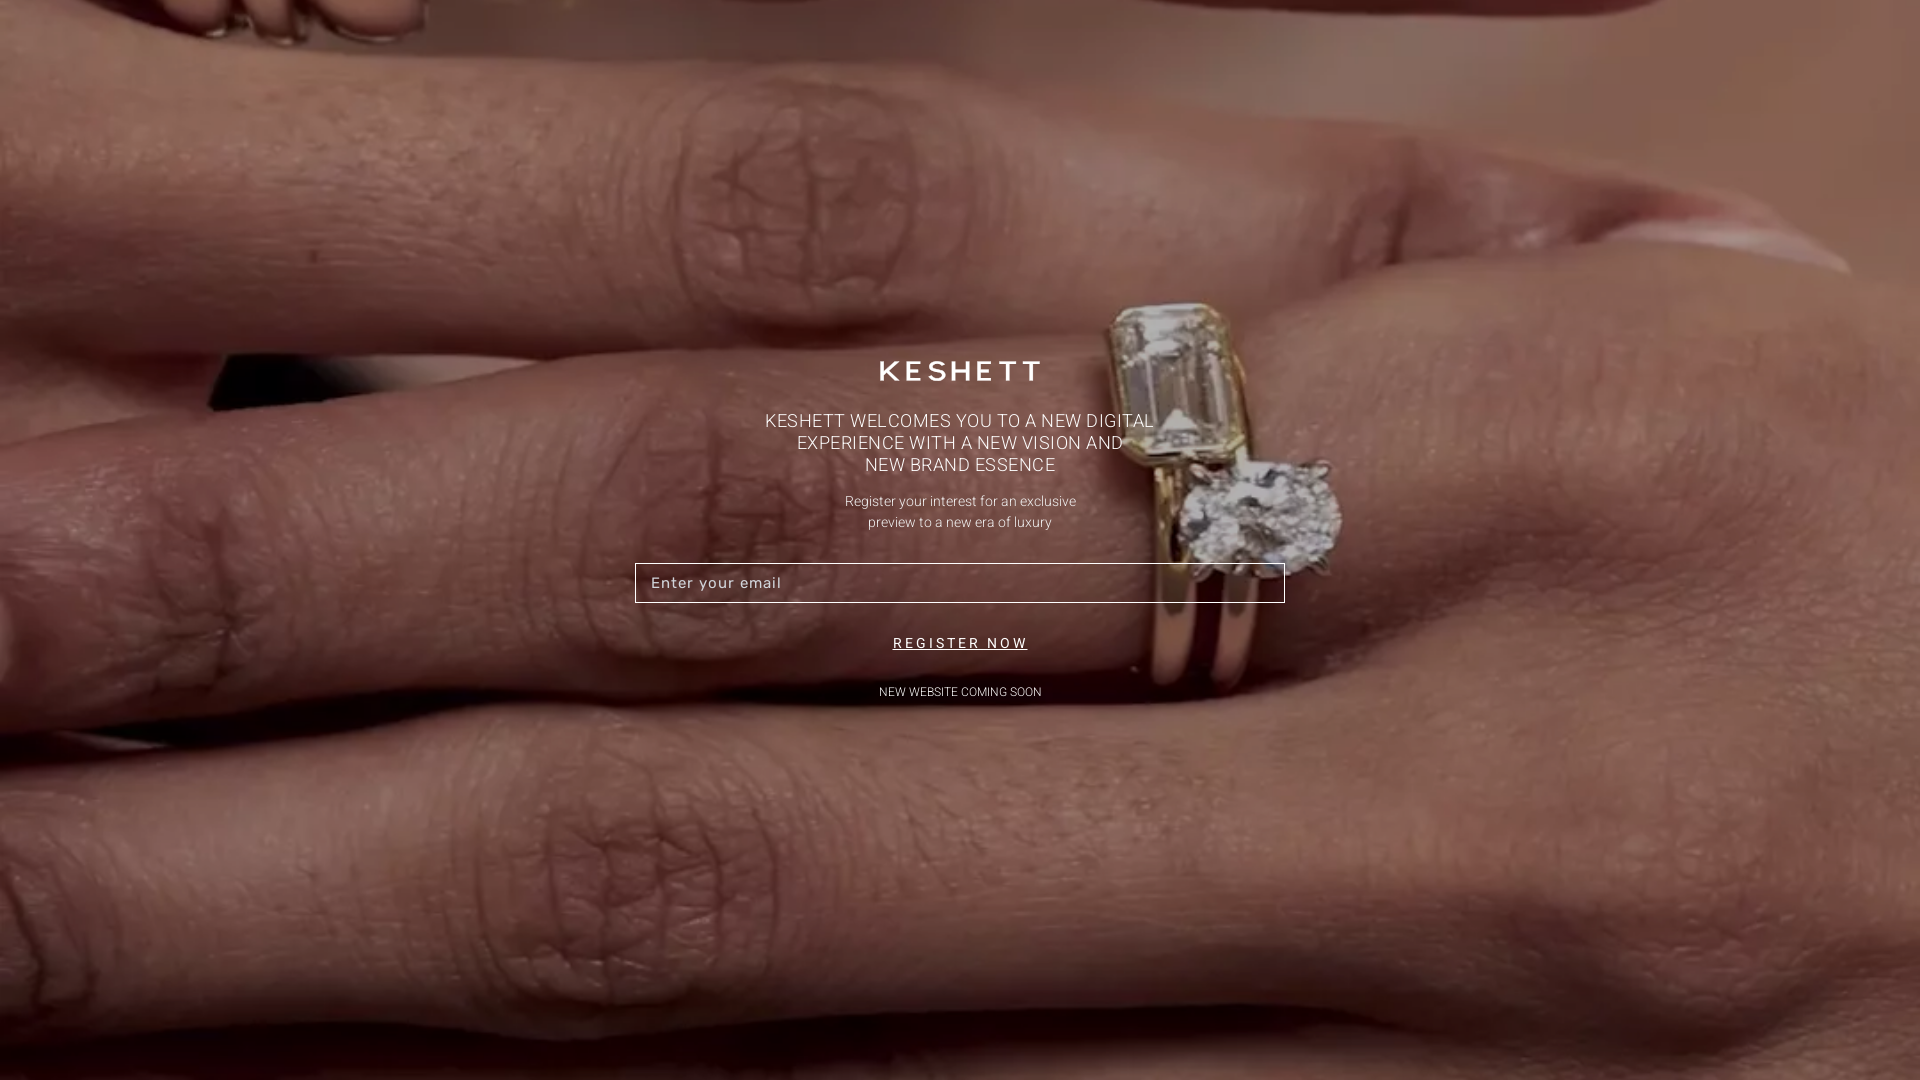  Describe the element at coordinates (958, 643) in the screenshot. I see `'REGISTER NOW'` at that location.